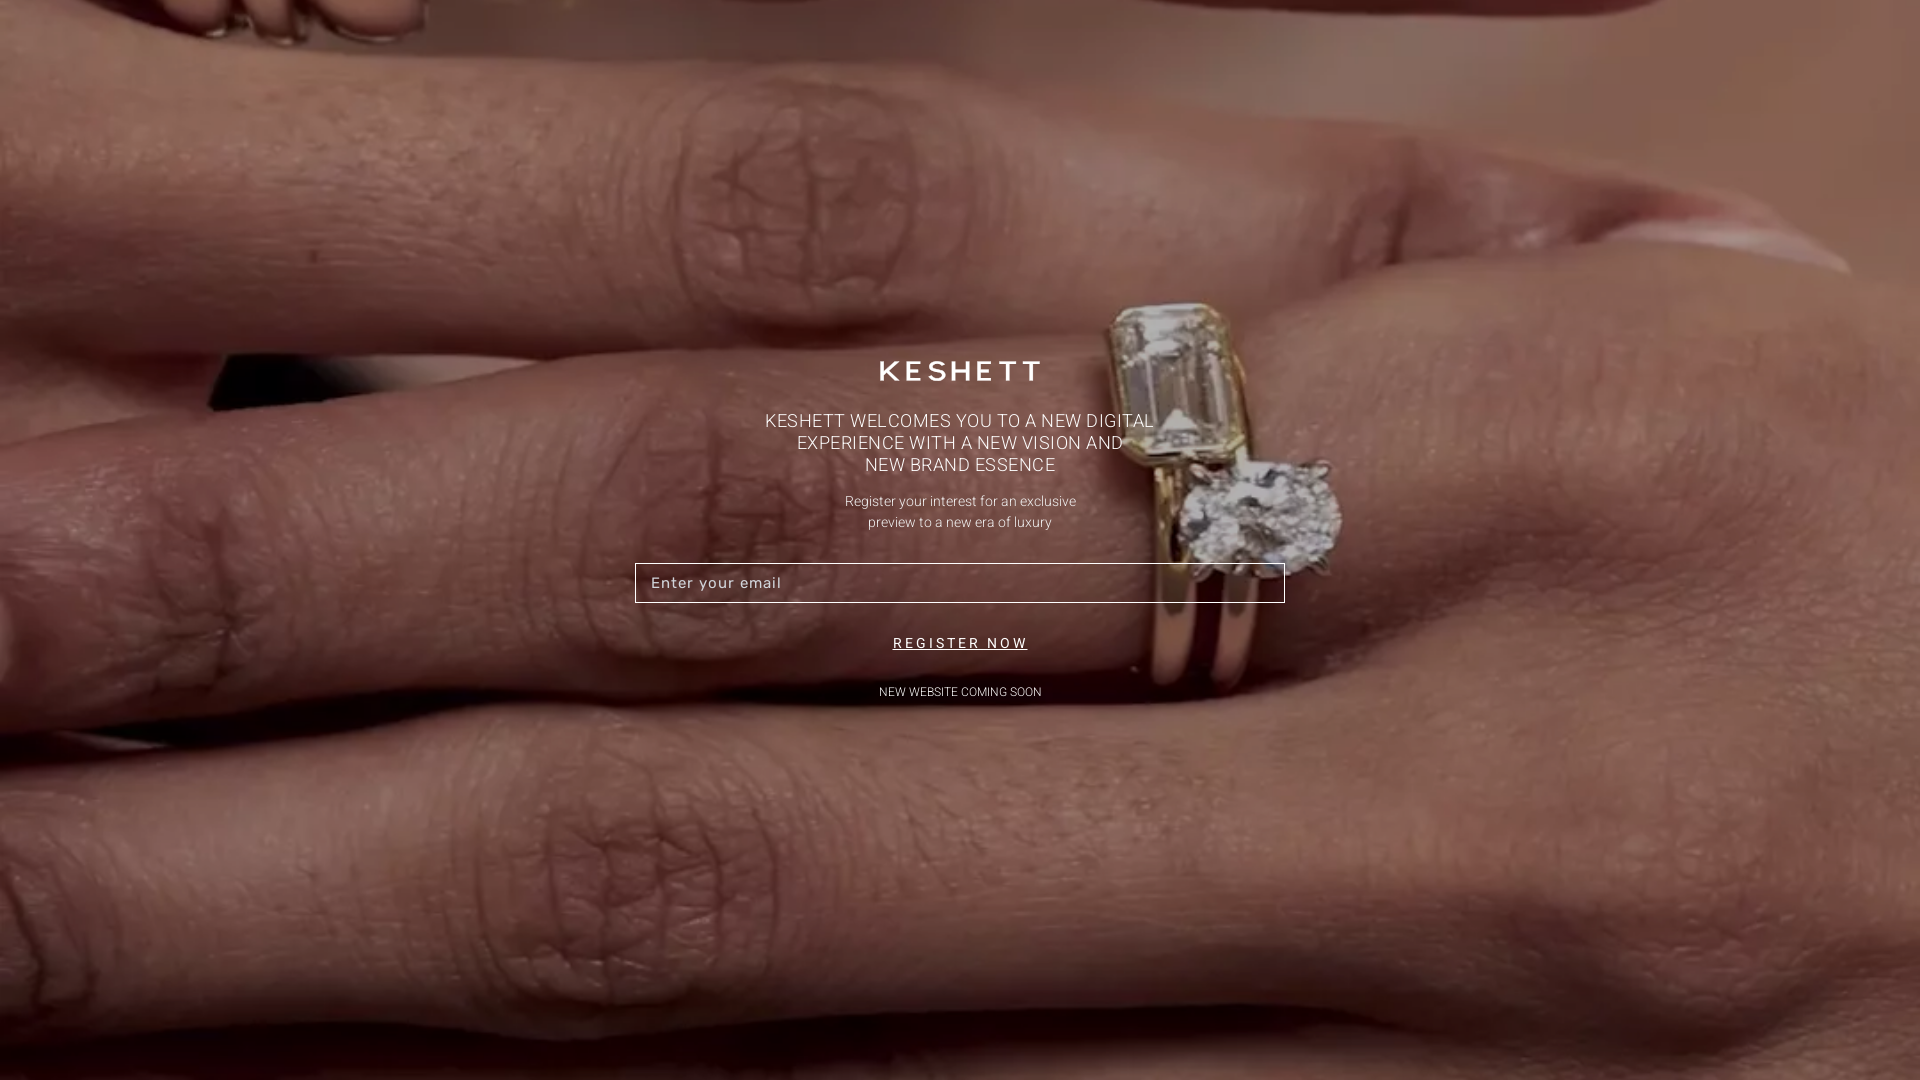  Describe the element at coordinates (958, 643) in the screenshot. I see `'REGISTER NOW'` at that location.